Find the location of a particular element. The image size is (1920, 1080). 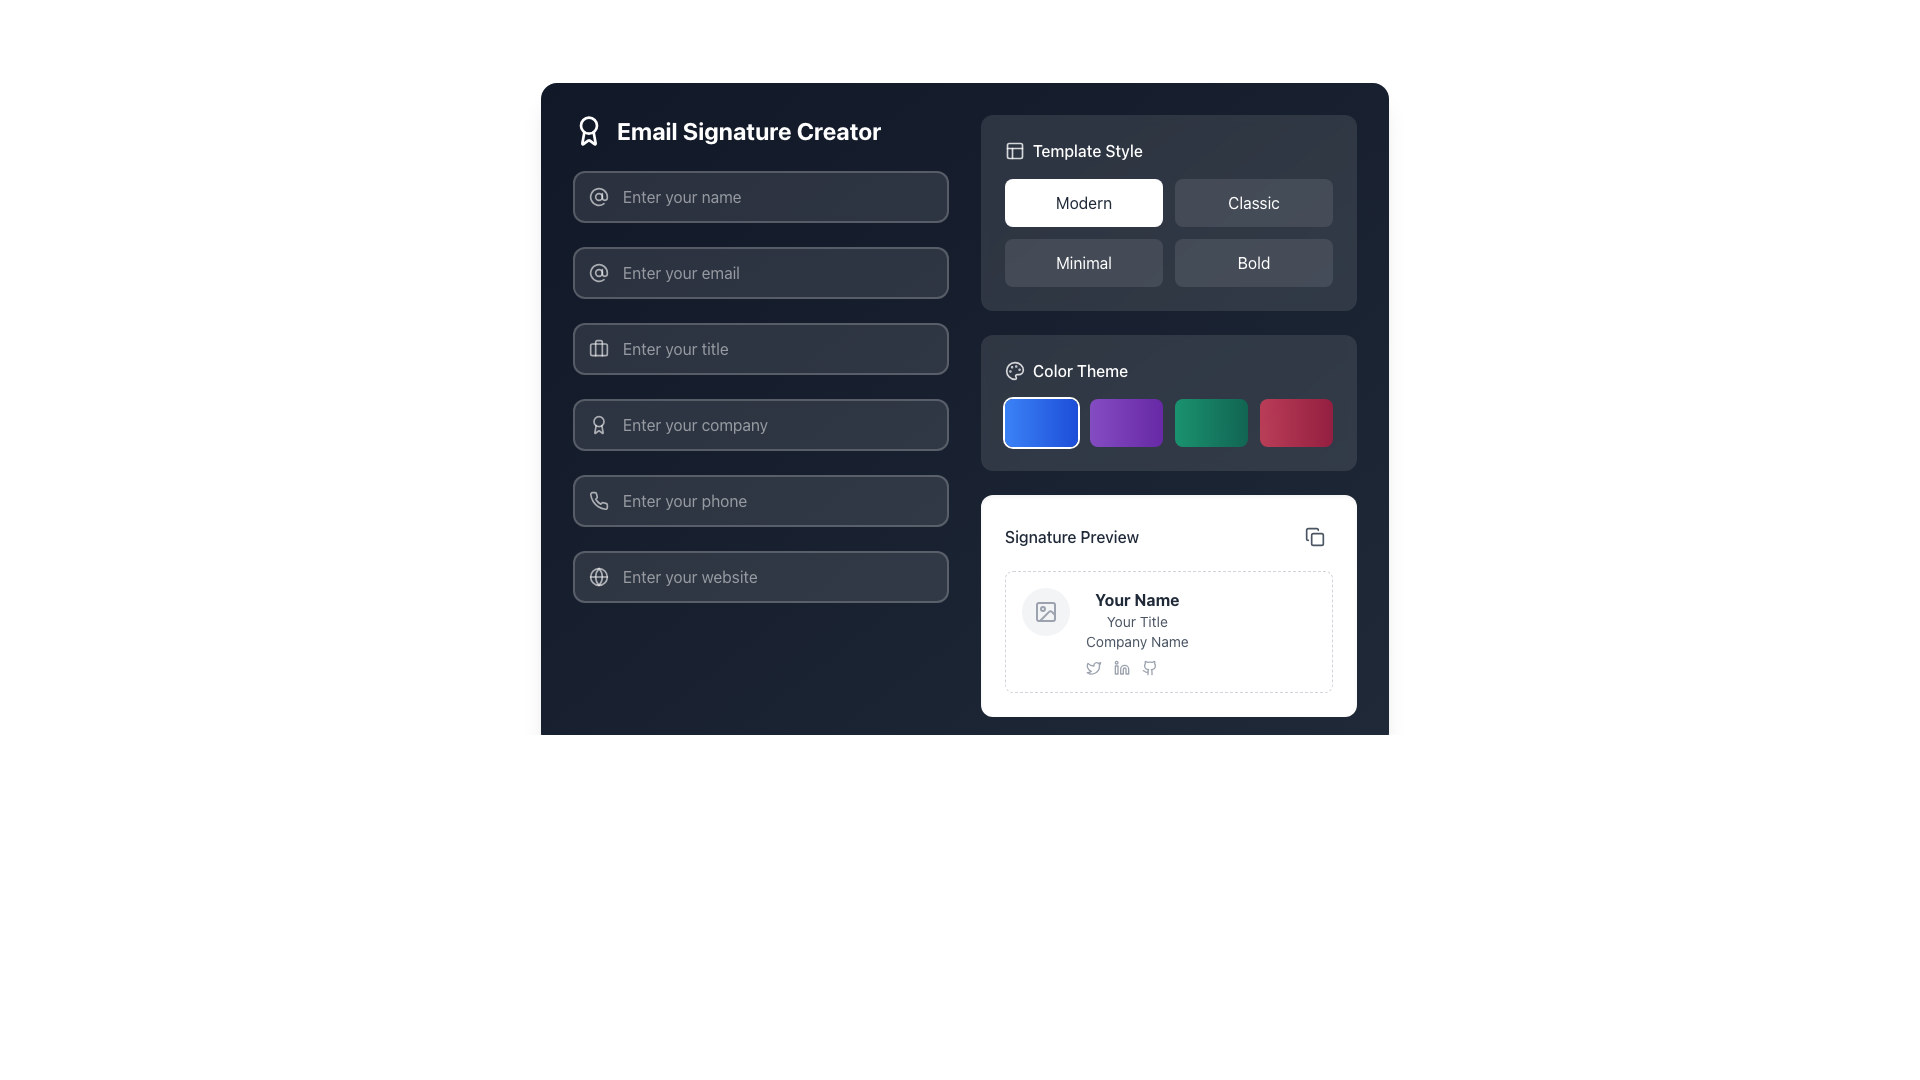

the button located in the top-right corner of the 'Color Theme' section, which provides additional information related to the Color Theme is located at coordinates (1275, 353).